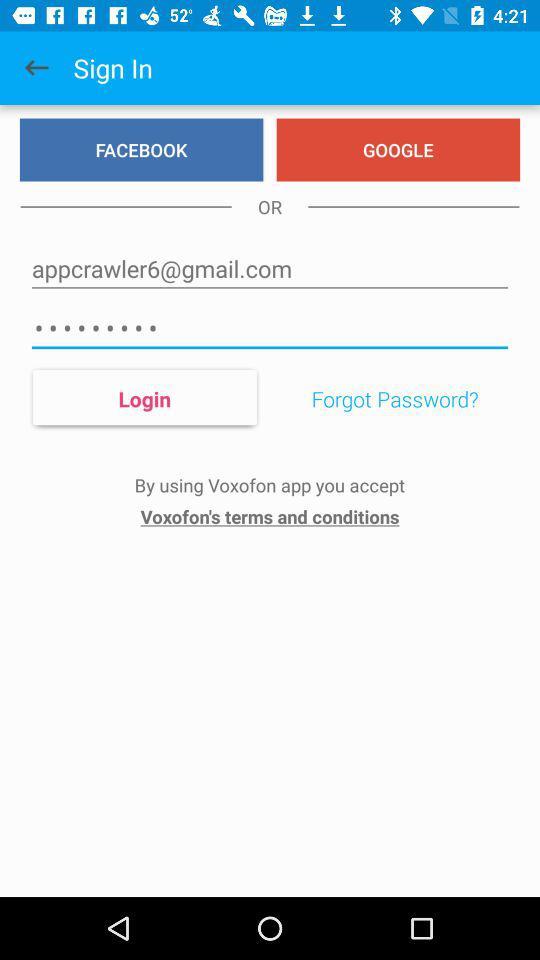  What do you see at coordinates (270, 268) in the screenshot?
I see `item above the crowd3116` at bounding box center [270, 268].